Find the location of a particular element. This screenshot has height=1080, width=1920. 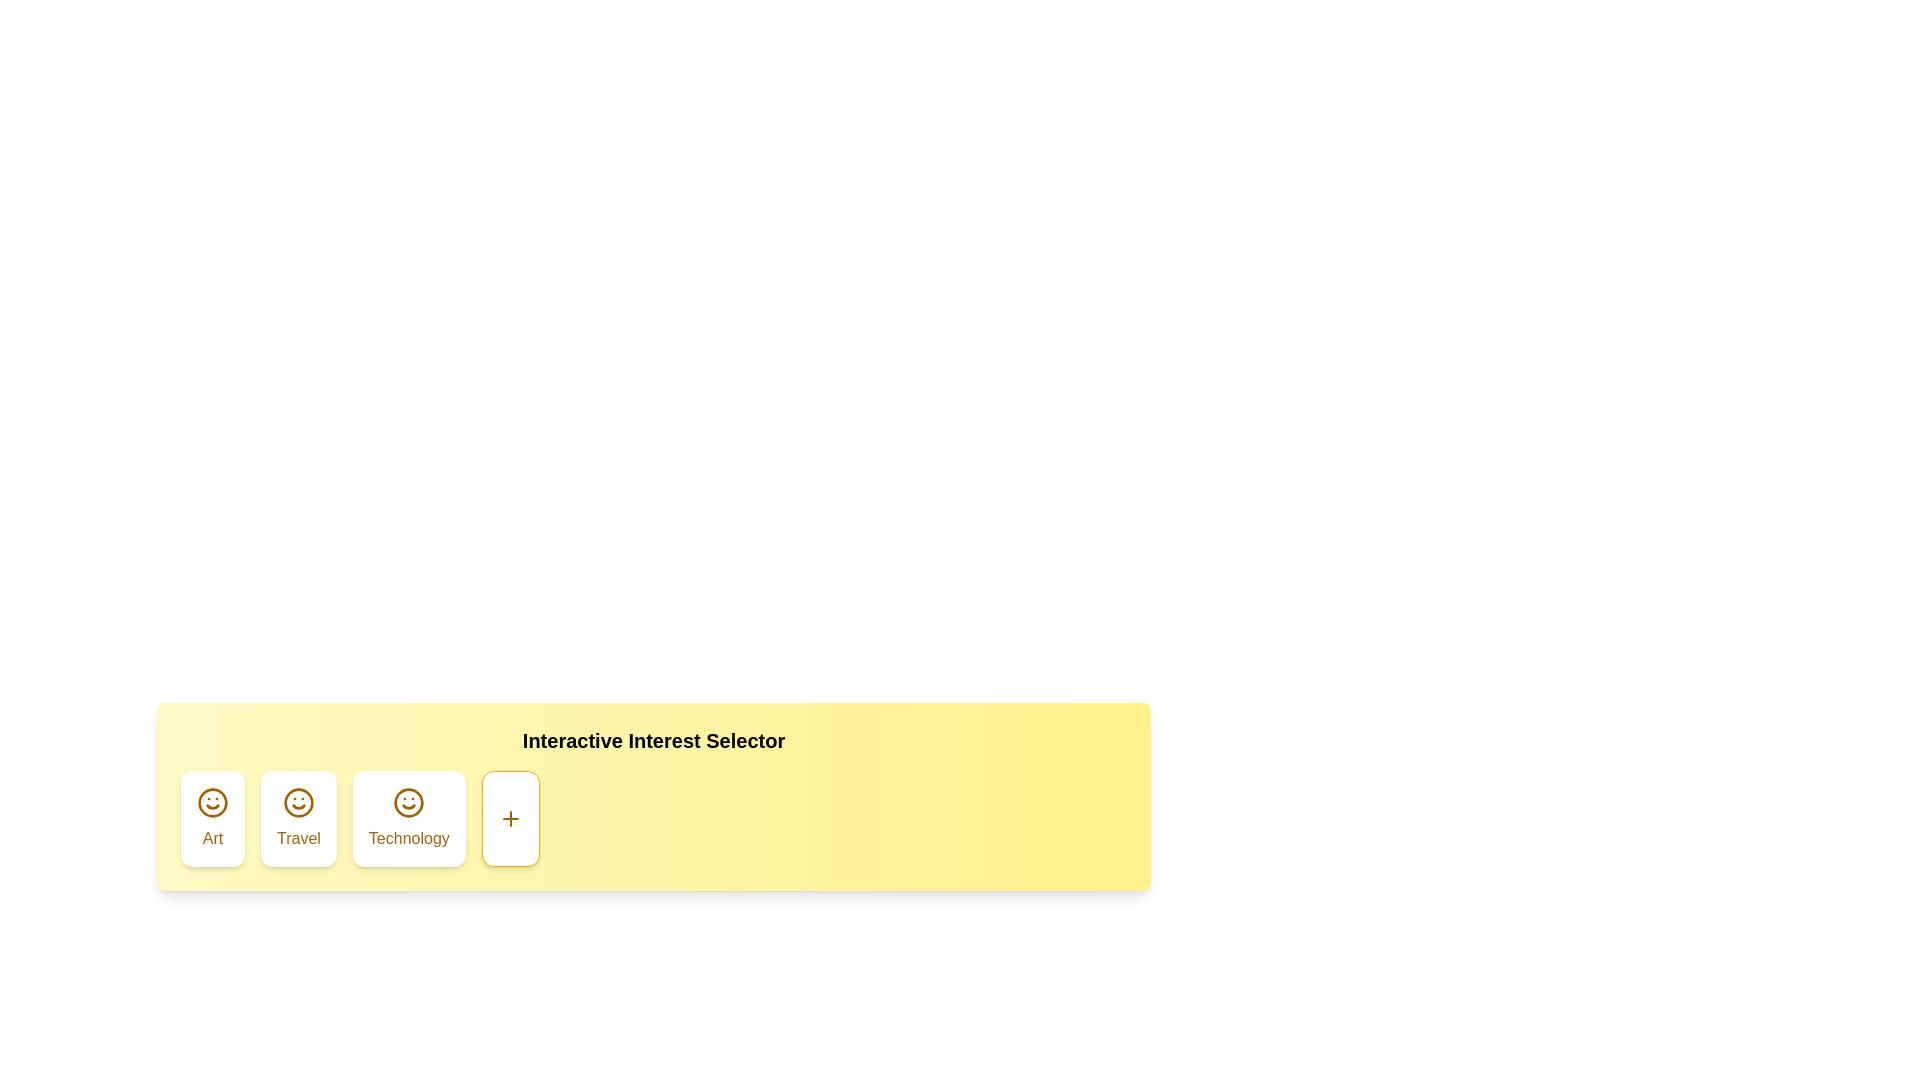

the chip labeled Travel to observe its visual changes is located at coordinates (296, 818).